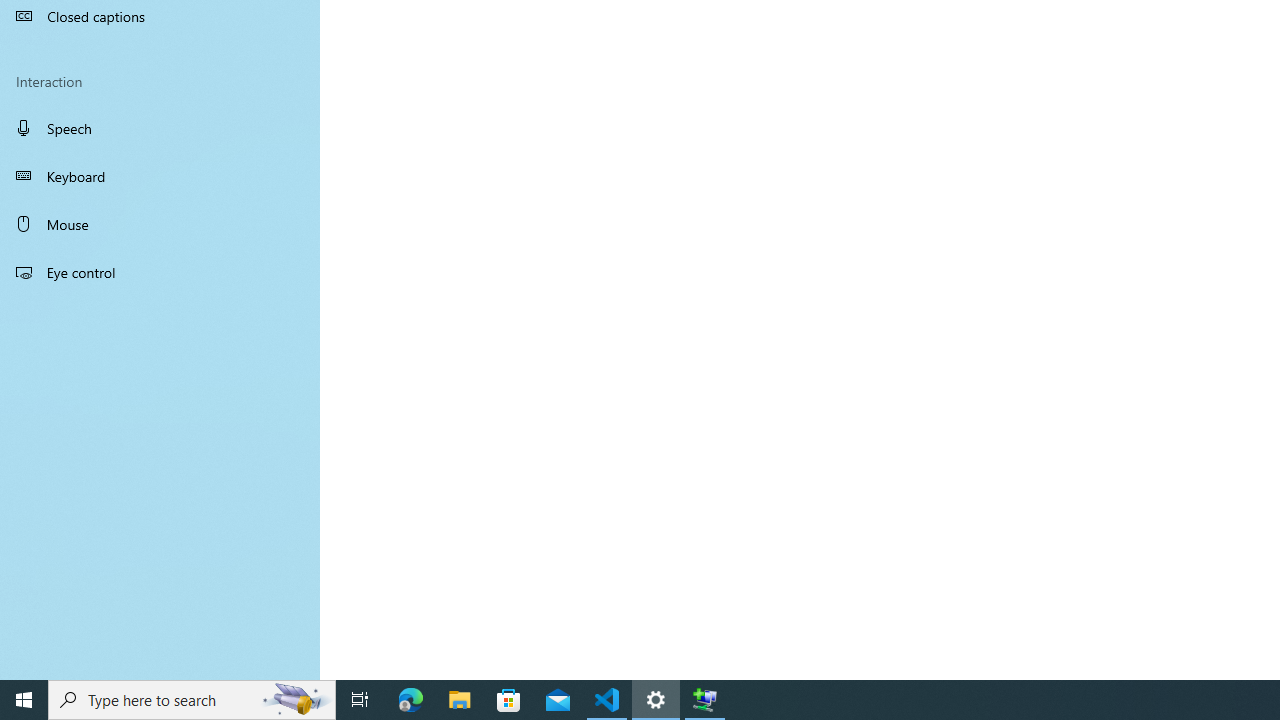 The width and height of the screenshot is (1280, 720). I want to click on 'Search highlights icon opens search home window', so click(294, 698).